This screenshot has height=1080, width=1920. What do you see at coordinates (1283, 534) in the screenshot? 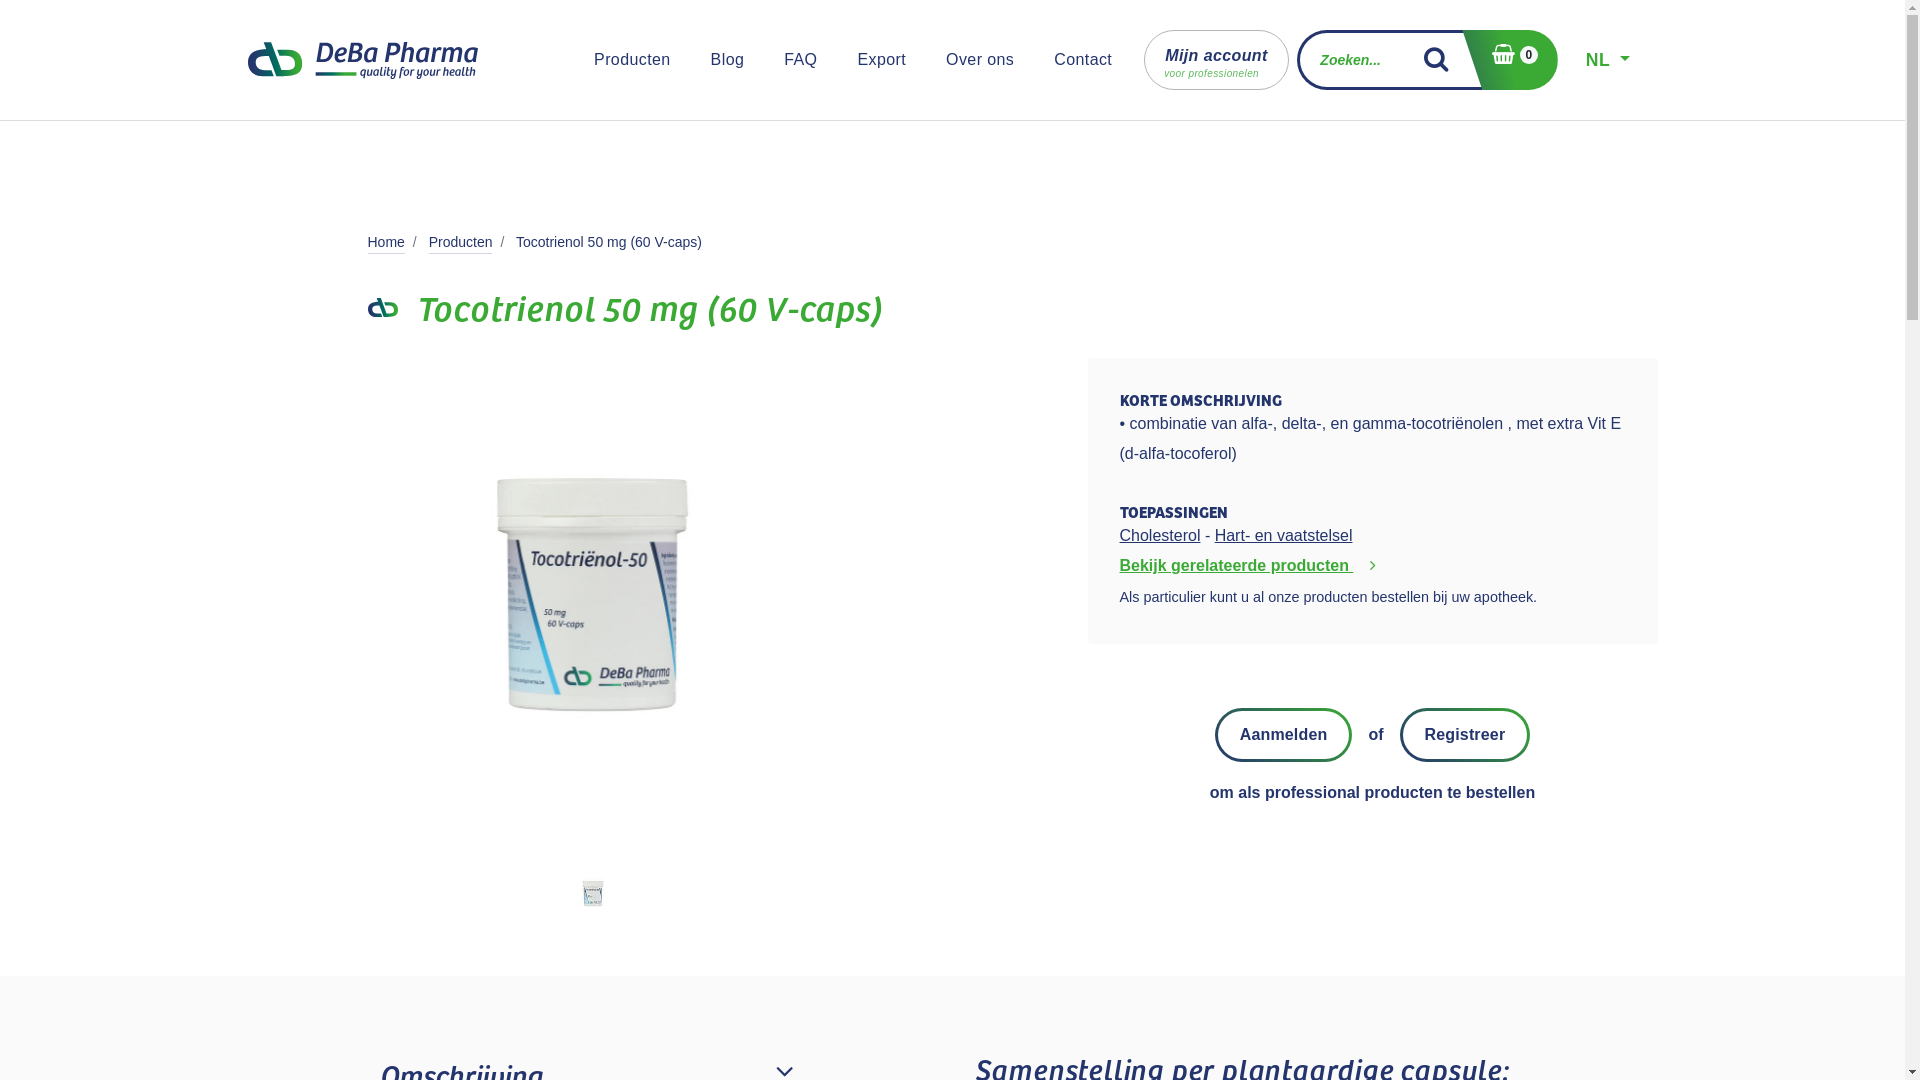
I see `'Hart- en vaatstelsel'` at bounding box center [1283, 534].